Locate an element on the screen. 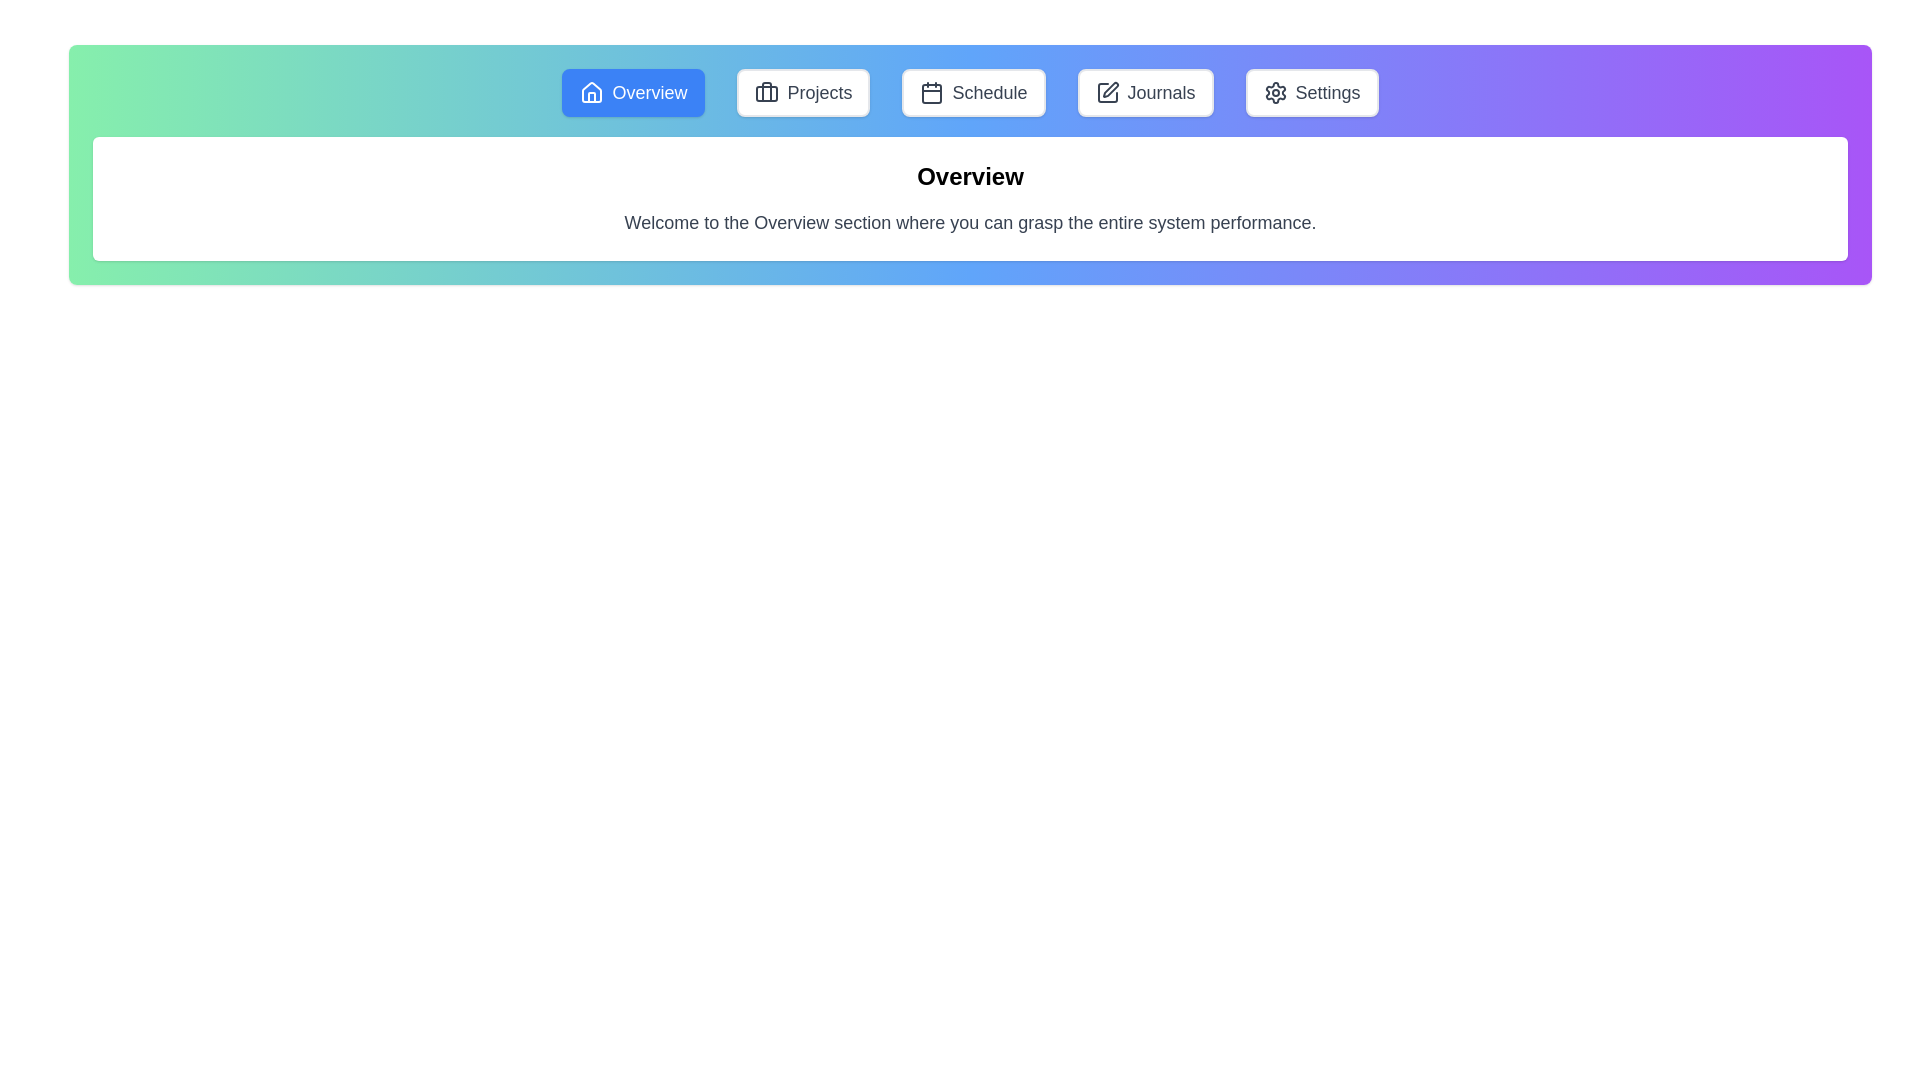 This screenshot has height=1080, width=1920. the navigation button labeled 'Schedule' located at the top navigation bar, specifically the third button from the left is located at coordinates (974, 92).